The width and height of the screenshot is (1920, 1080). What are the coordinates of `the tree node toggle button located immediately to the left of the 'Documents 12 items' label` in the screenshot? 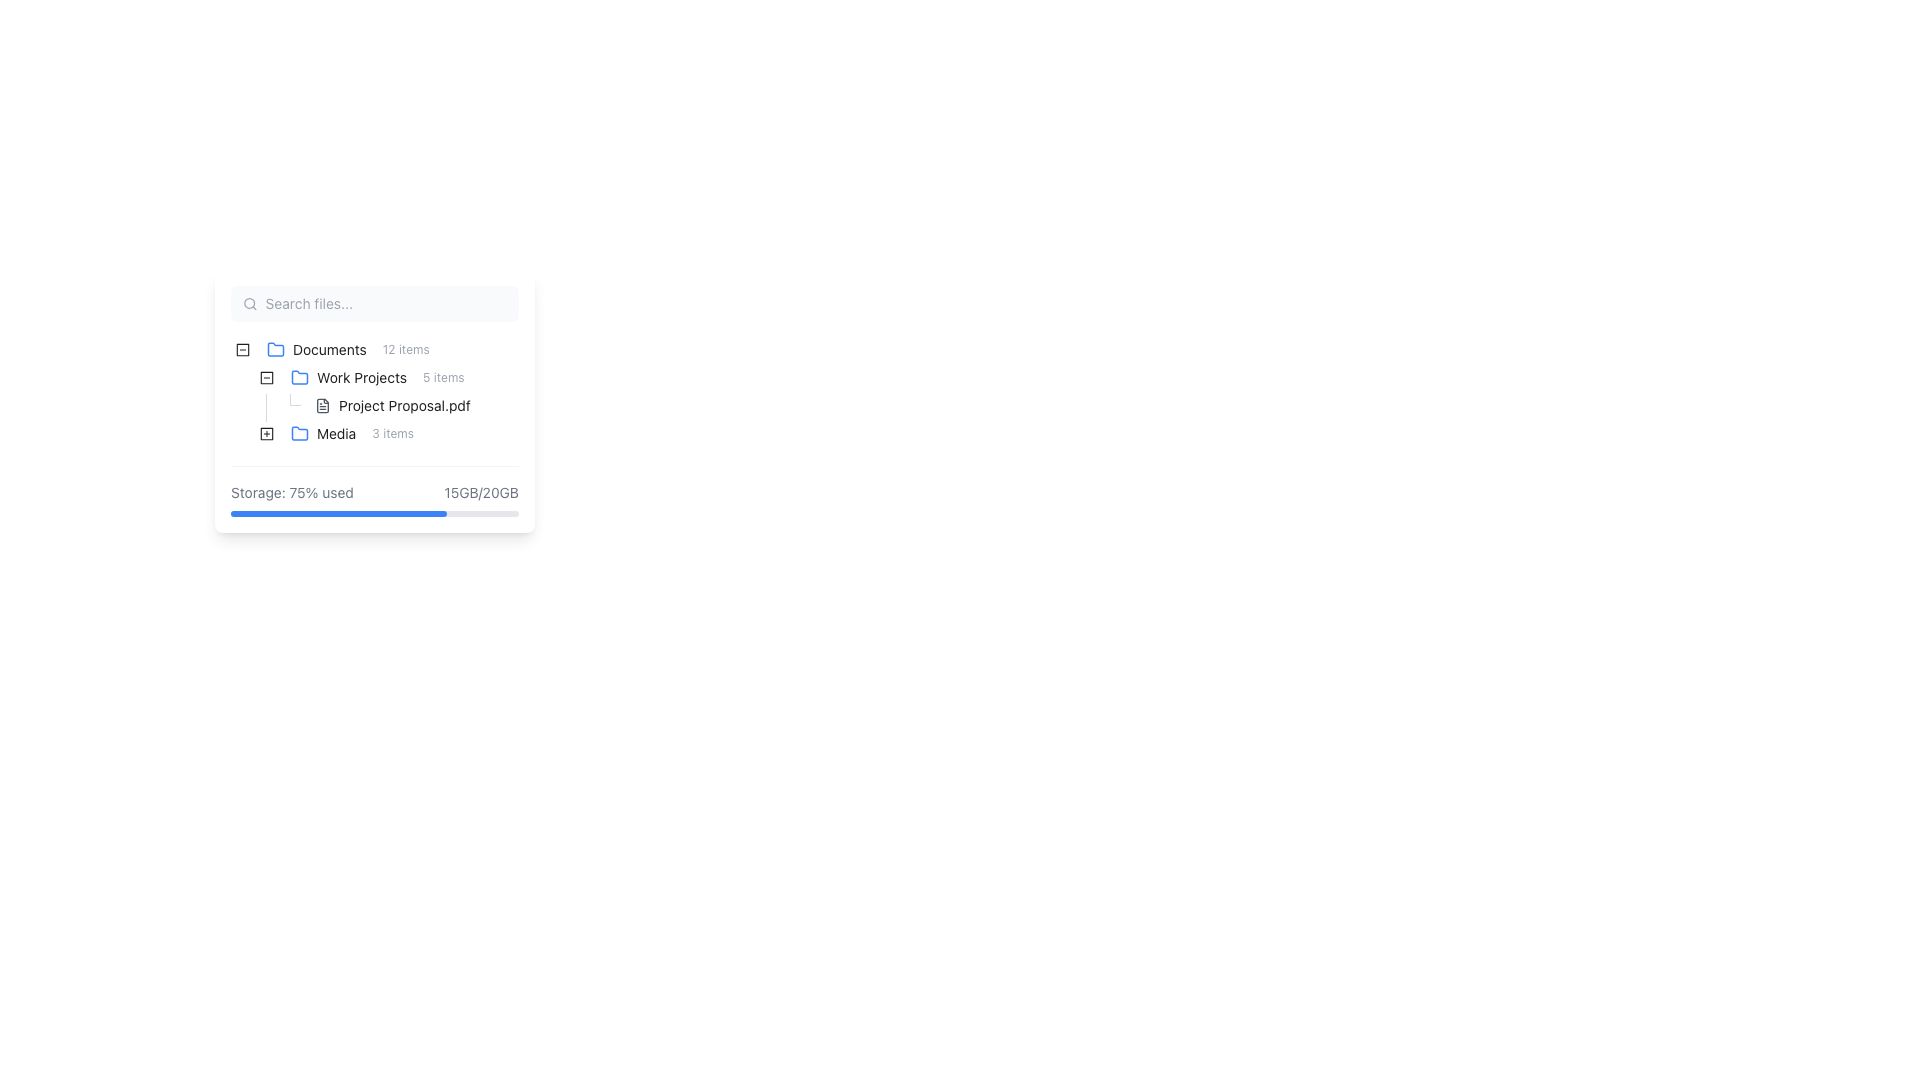 It's located at (242, 349).